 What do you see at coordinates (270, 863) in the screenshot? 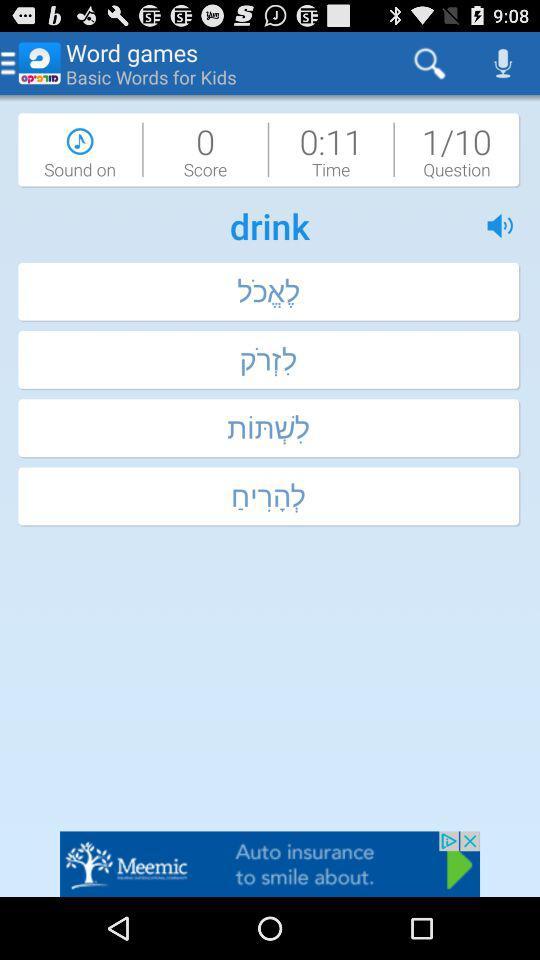
I see `banner` at bounding box center [270, 863].